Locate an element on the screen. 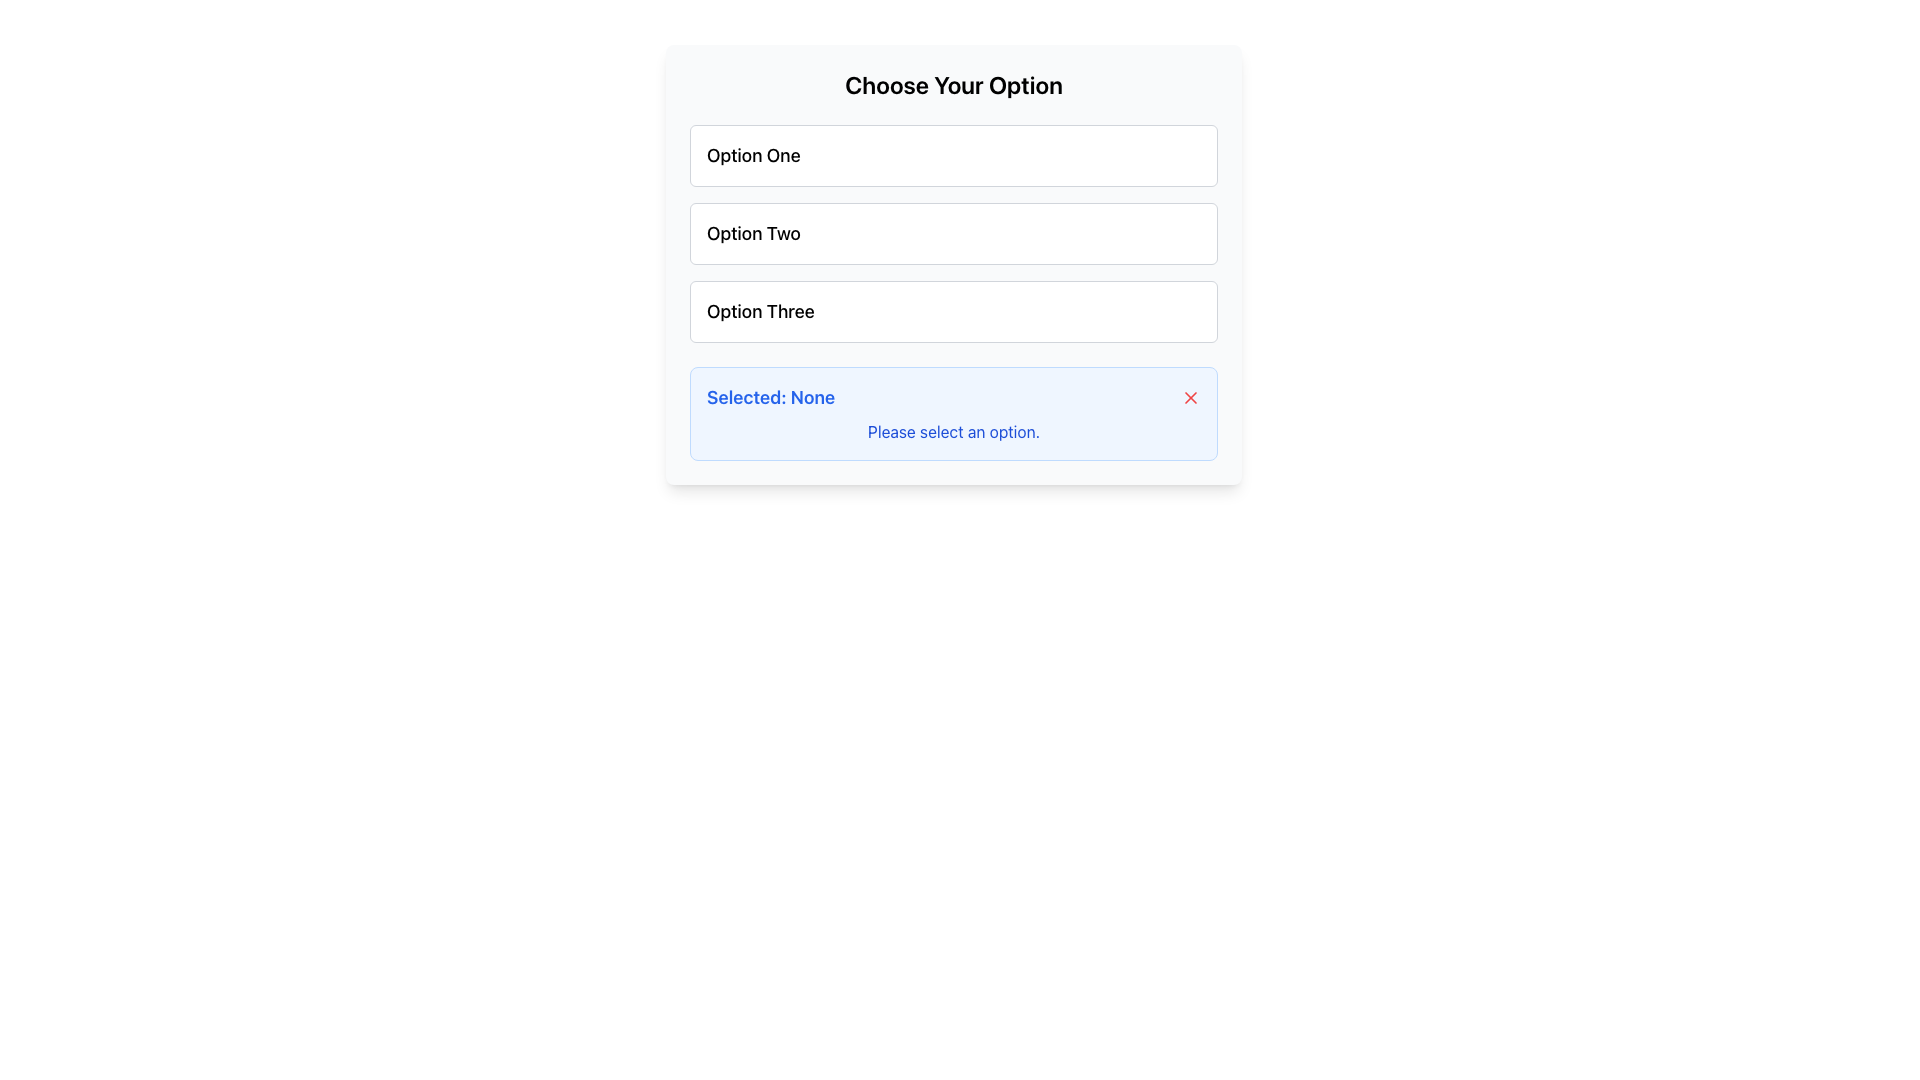 This screenshot has height=1080, width=1920. the clear icon button located to the right of the text 'Selected: None' to reset the chosen selection is located at coordinates (1190, 397).